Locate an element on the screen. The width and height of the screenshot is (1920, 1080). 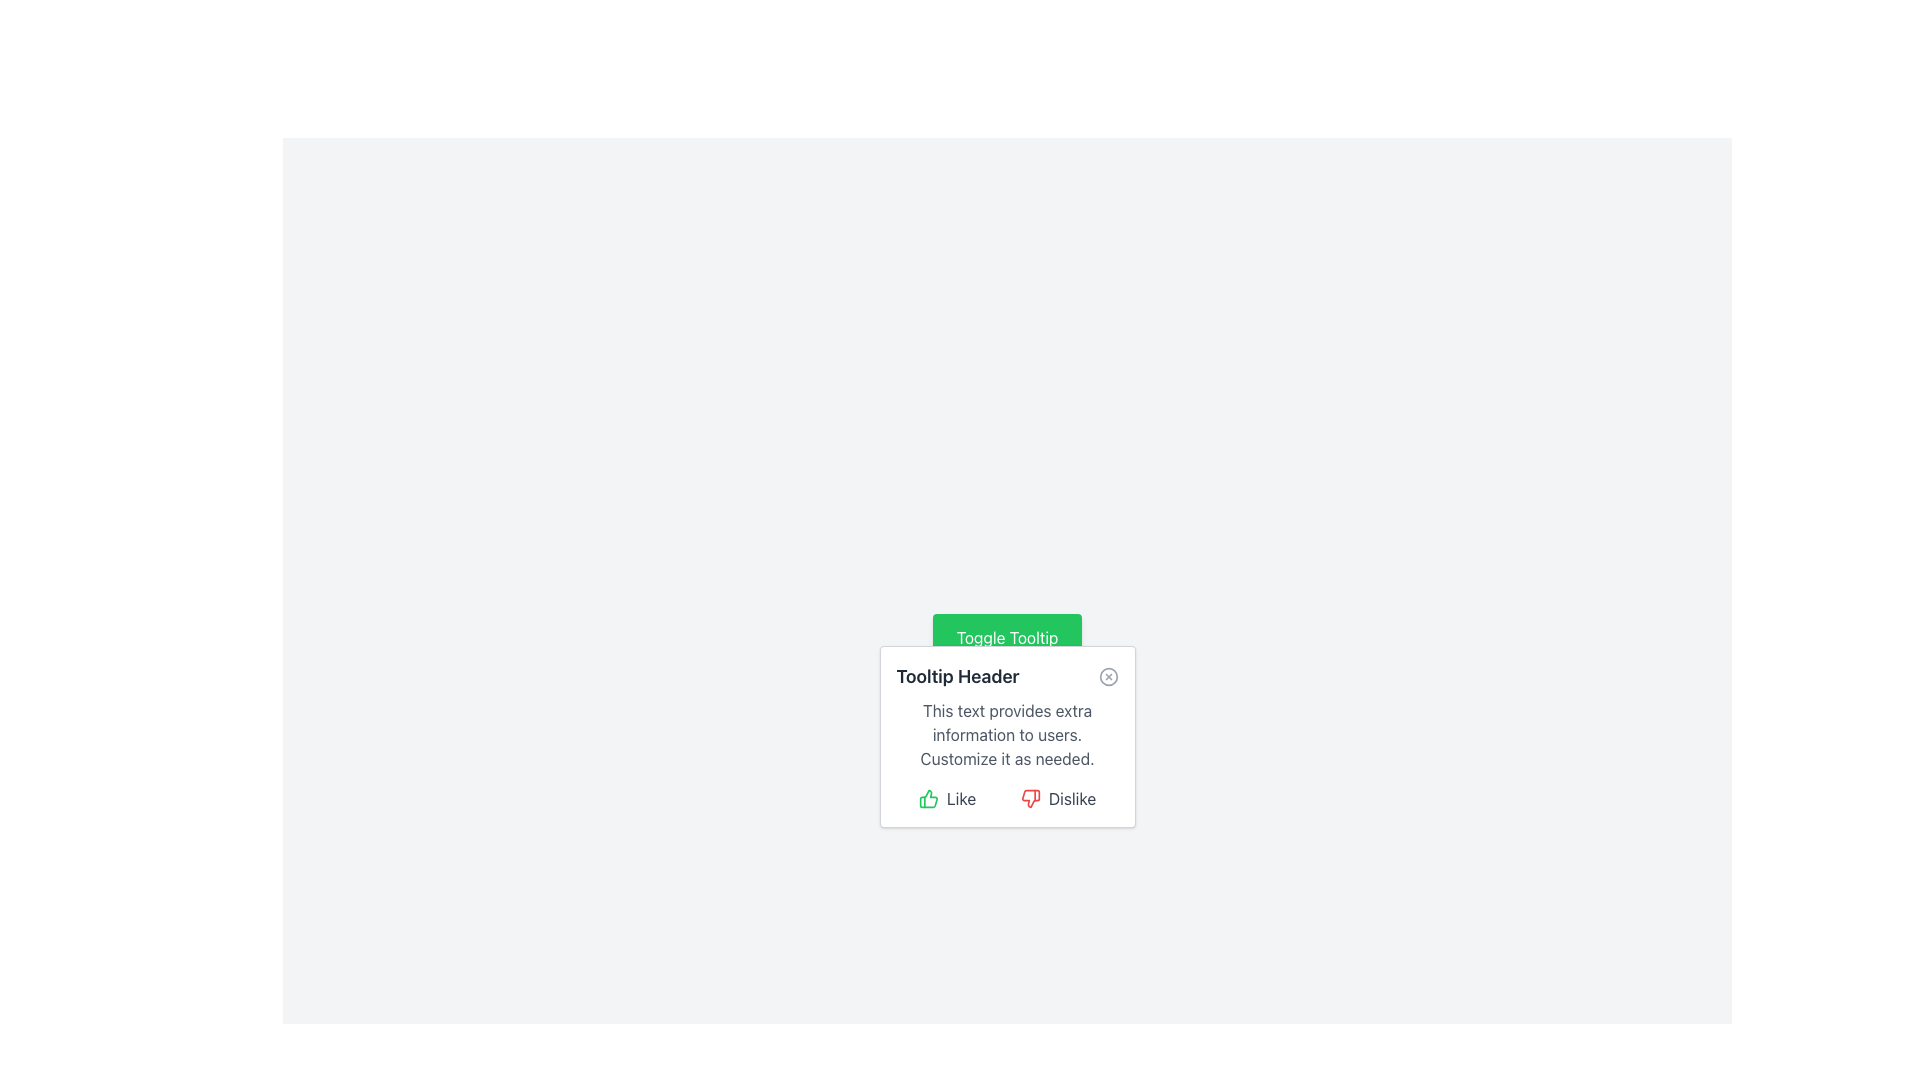
the green thumbs-up icon labeled 'Like' to register a 'like' is located at coordinates (945, 797).